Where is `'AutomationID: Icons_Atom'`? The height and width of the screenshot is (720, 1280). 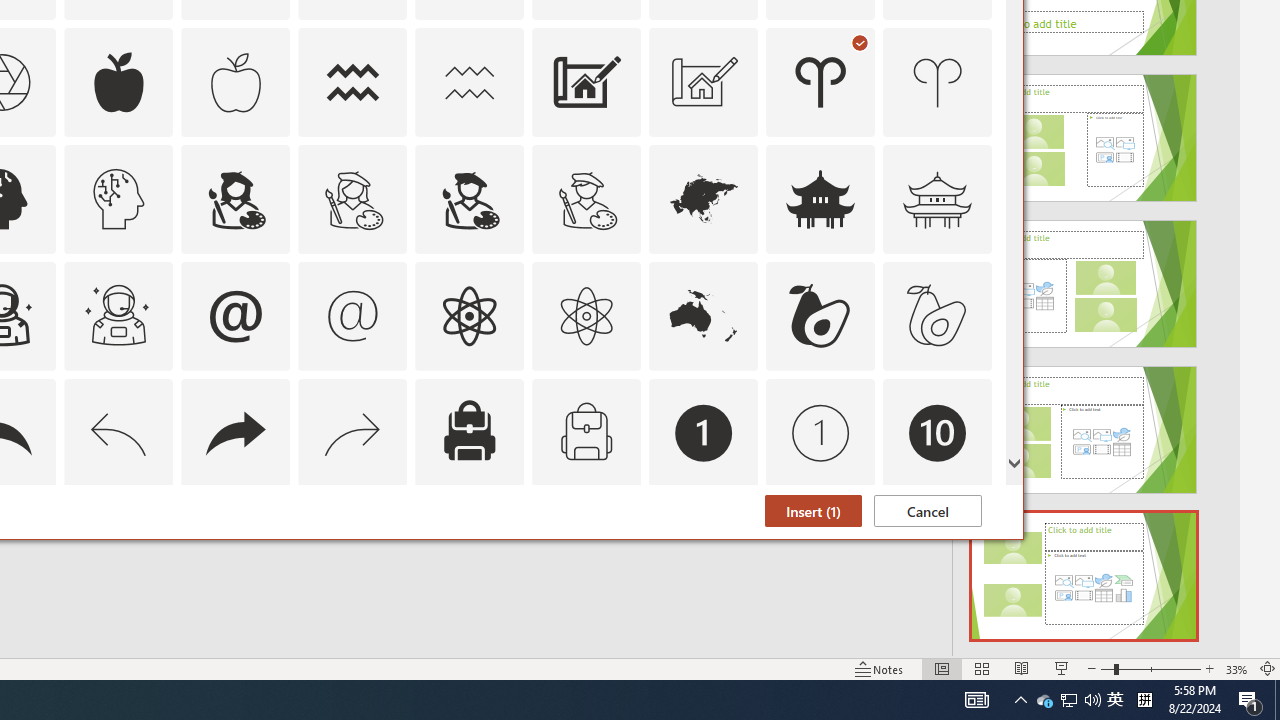 'AutomationID: Icons_Atom' is located at coordinates (468, 315).